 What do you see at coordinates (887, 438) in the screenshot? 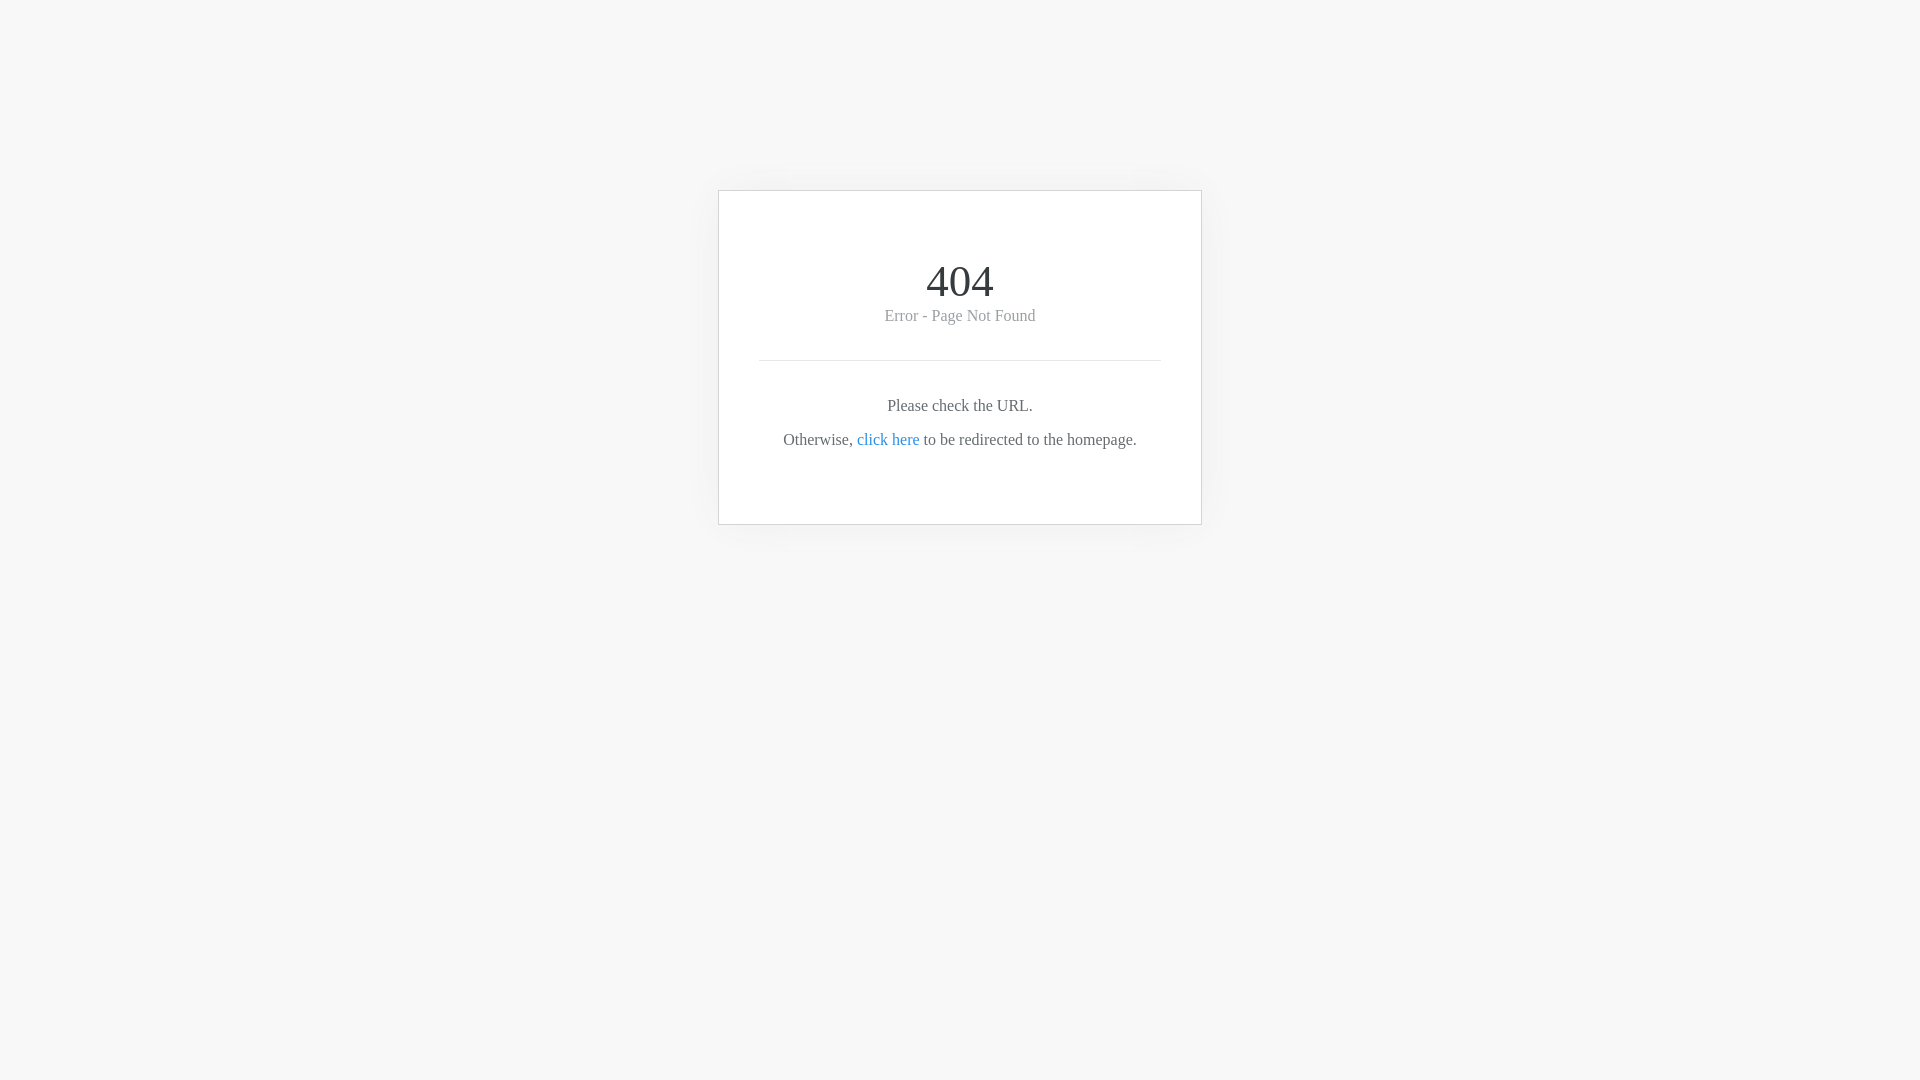
I see `'click here'` at bounding box center [887, 438].